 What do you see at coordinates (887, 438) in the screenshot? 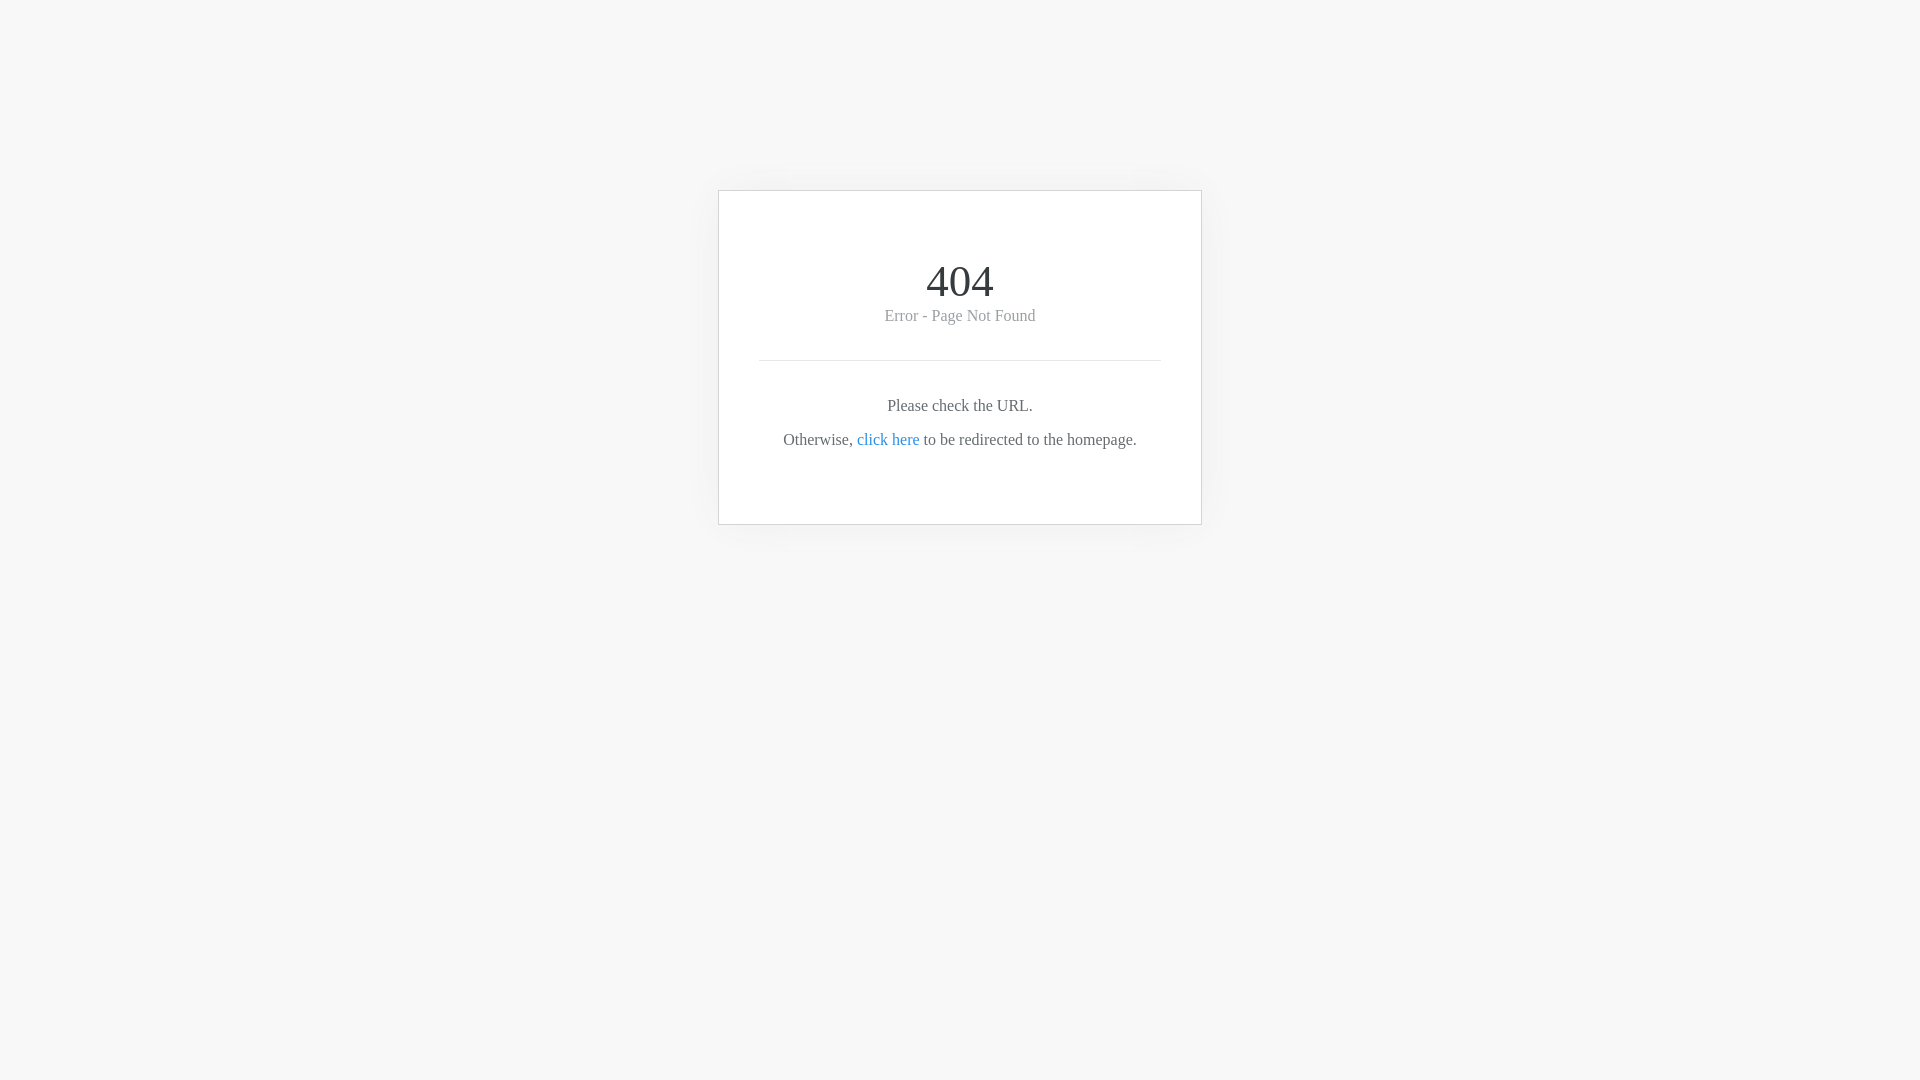
I see `'click here'` at bounding box center [887, 438].